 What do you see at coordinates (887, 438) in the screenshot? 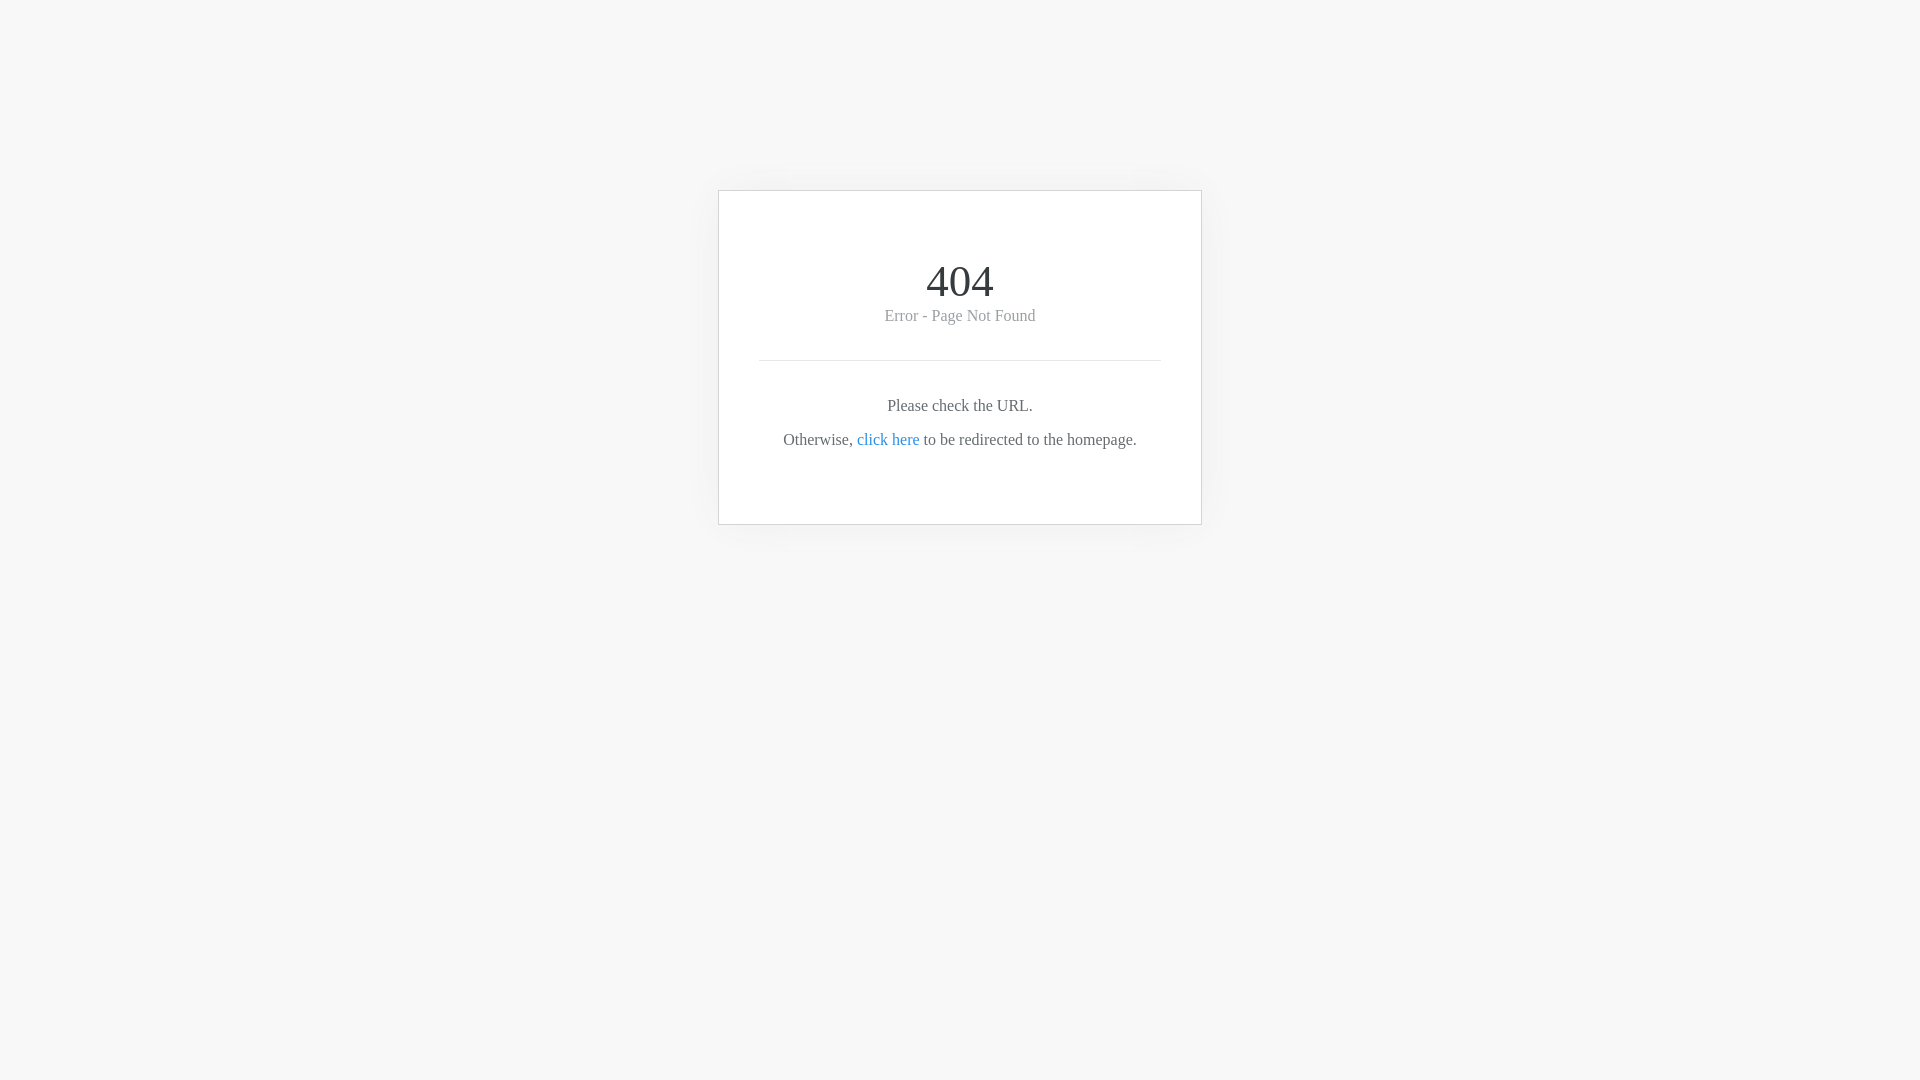
I see `'click here'` at bounding box center [887, 438].